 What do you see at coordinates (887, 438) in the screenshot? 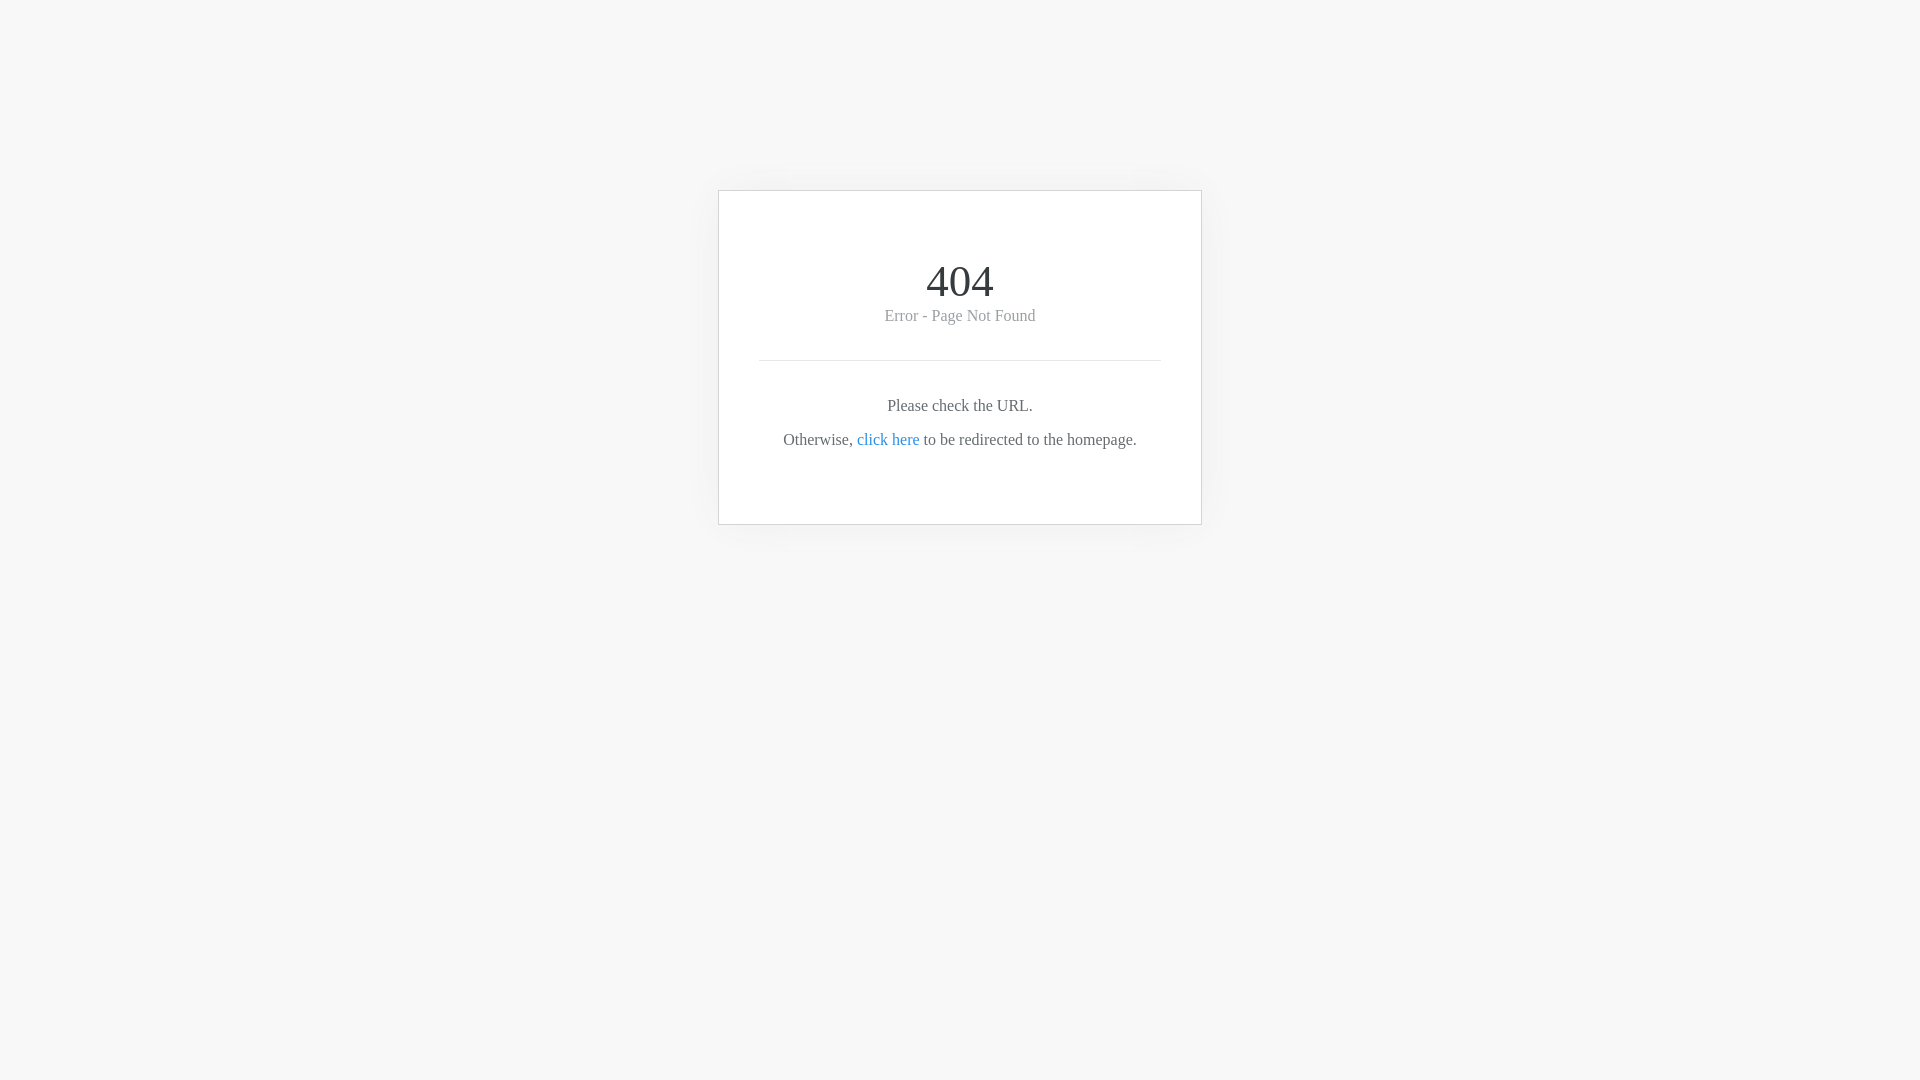
I see `'click here'` at bounding box center [887, 438].